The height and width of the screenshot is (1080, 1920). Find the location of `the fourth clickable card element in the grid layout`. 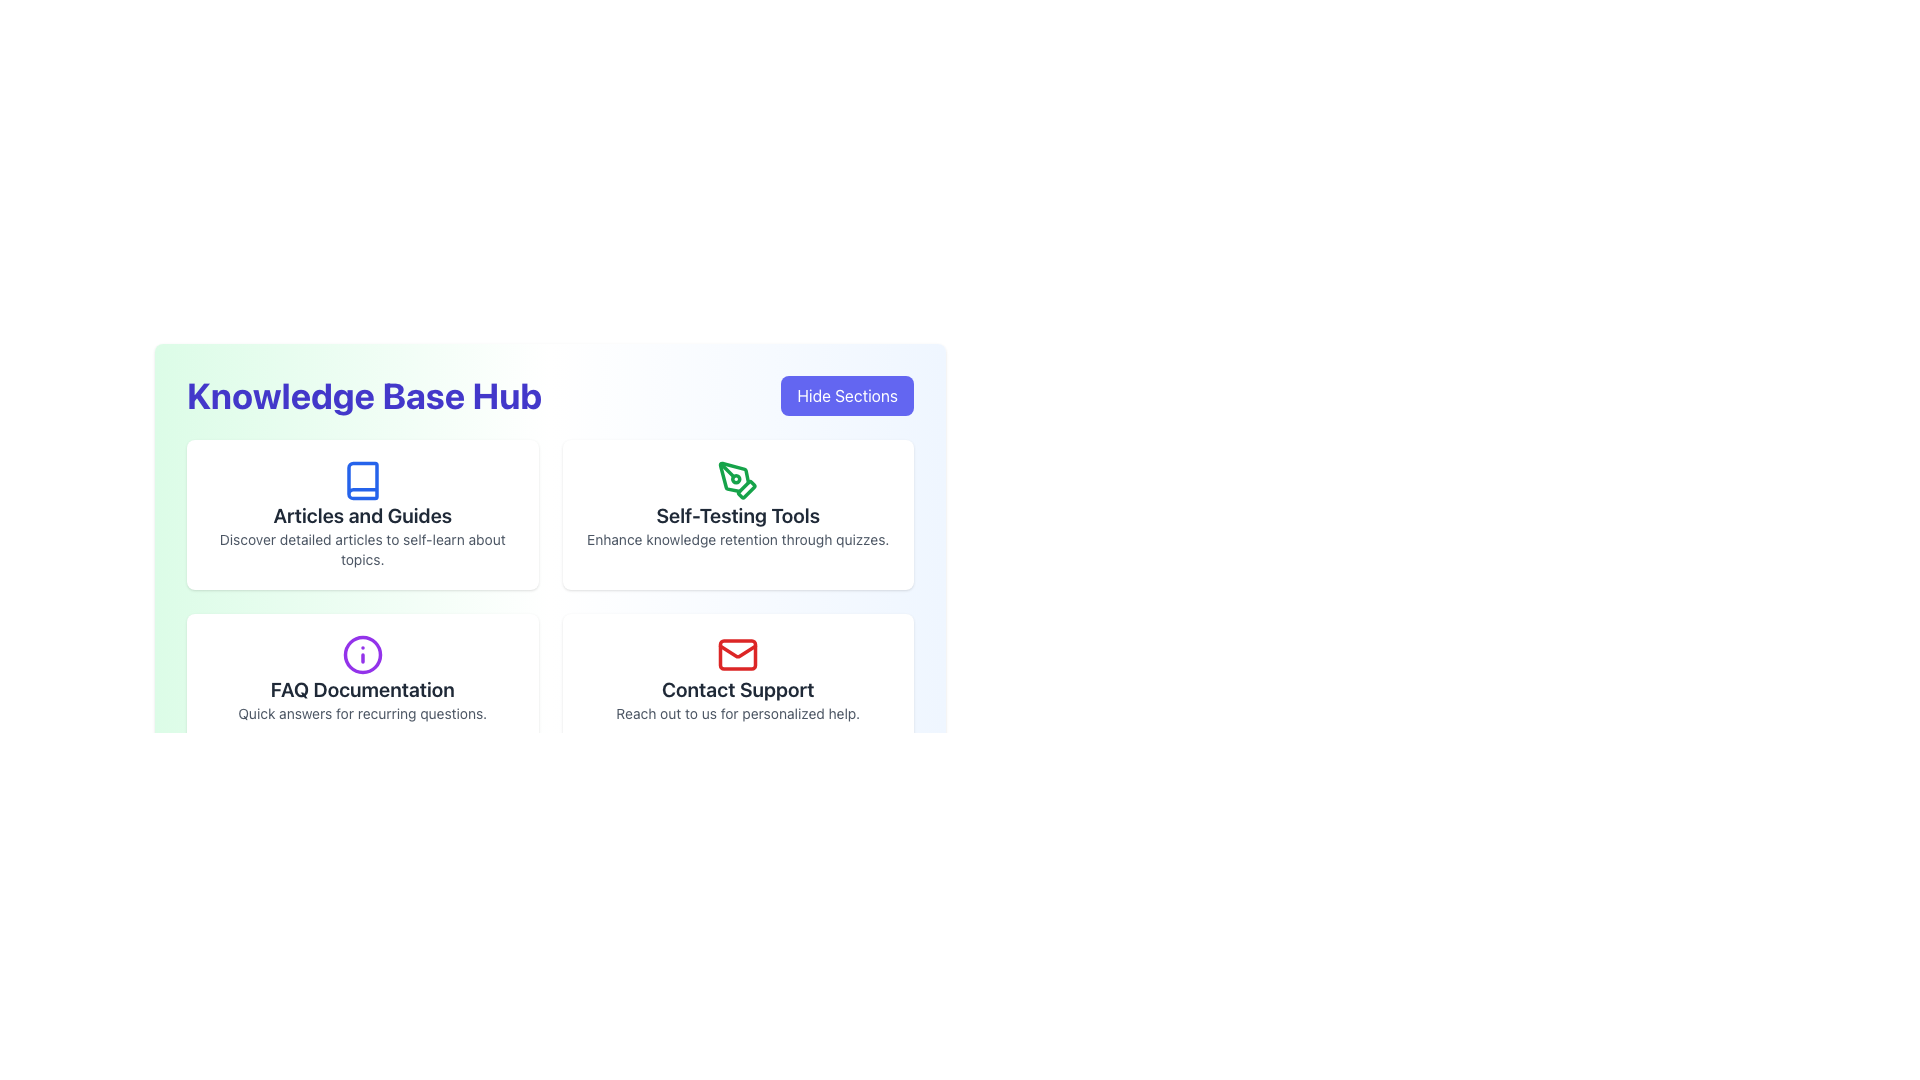

the fourth clickable card element in the grid layout is located at coordinates (737, 677).